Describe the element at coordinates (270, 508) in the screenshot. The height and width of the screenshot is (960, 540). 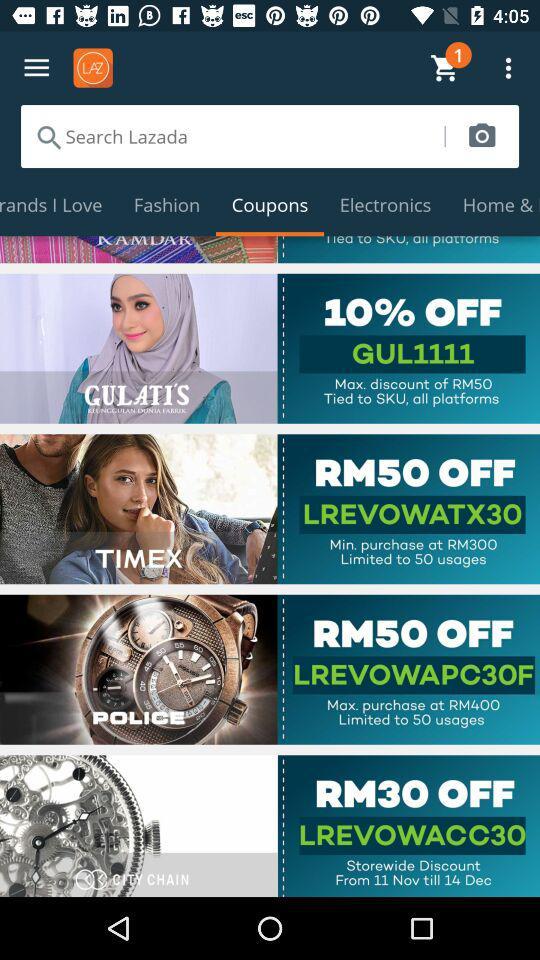
I see `coupon` at that location.